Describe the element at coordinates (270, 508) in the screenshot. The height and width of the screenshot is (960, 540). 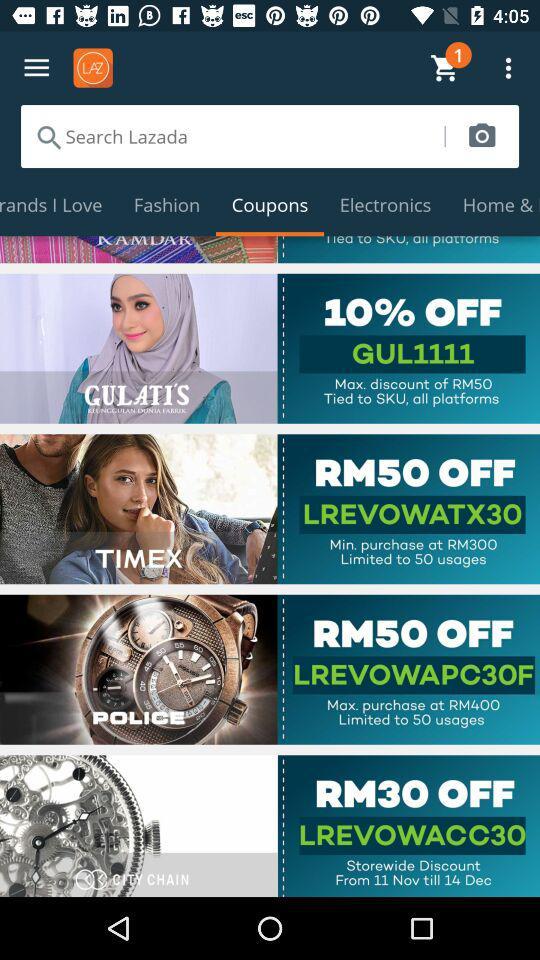
I see `coupon` at that location.